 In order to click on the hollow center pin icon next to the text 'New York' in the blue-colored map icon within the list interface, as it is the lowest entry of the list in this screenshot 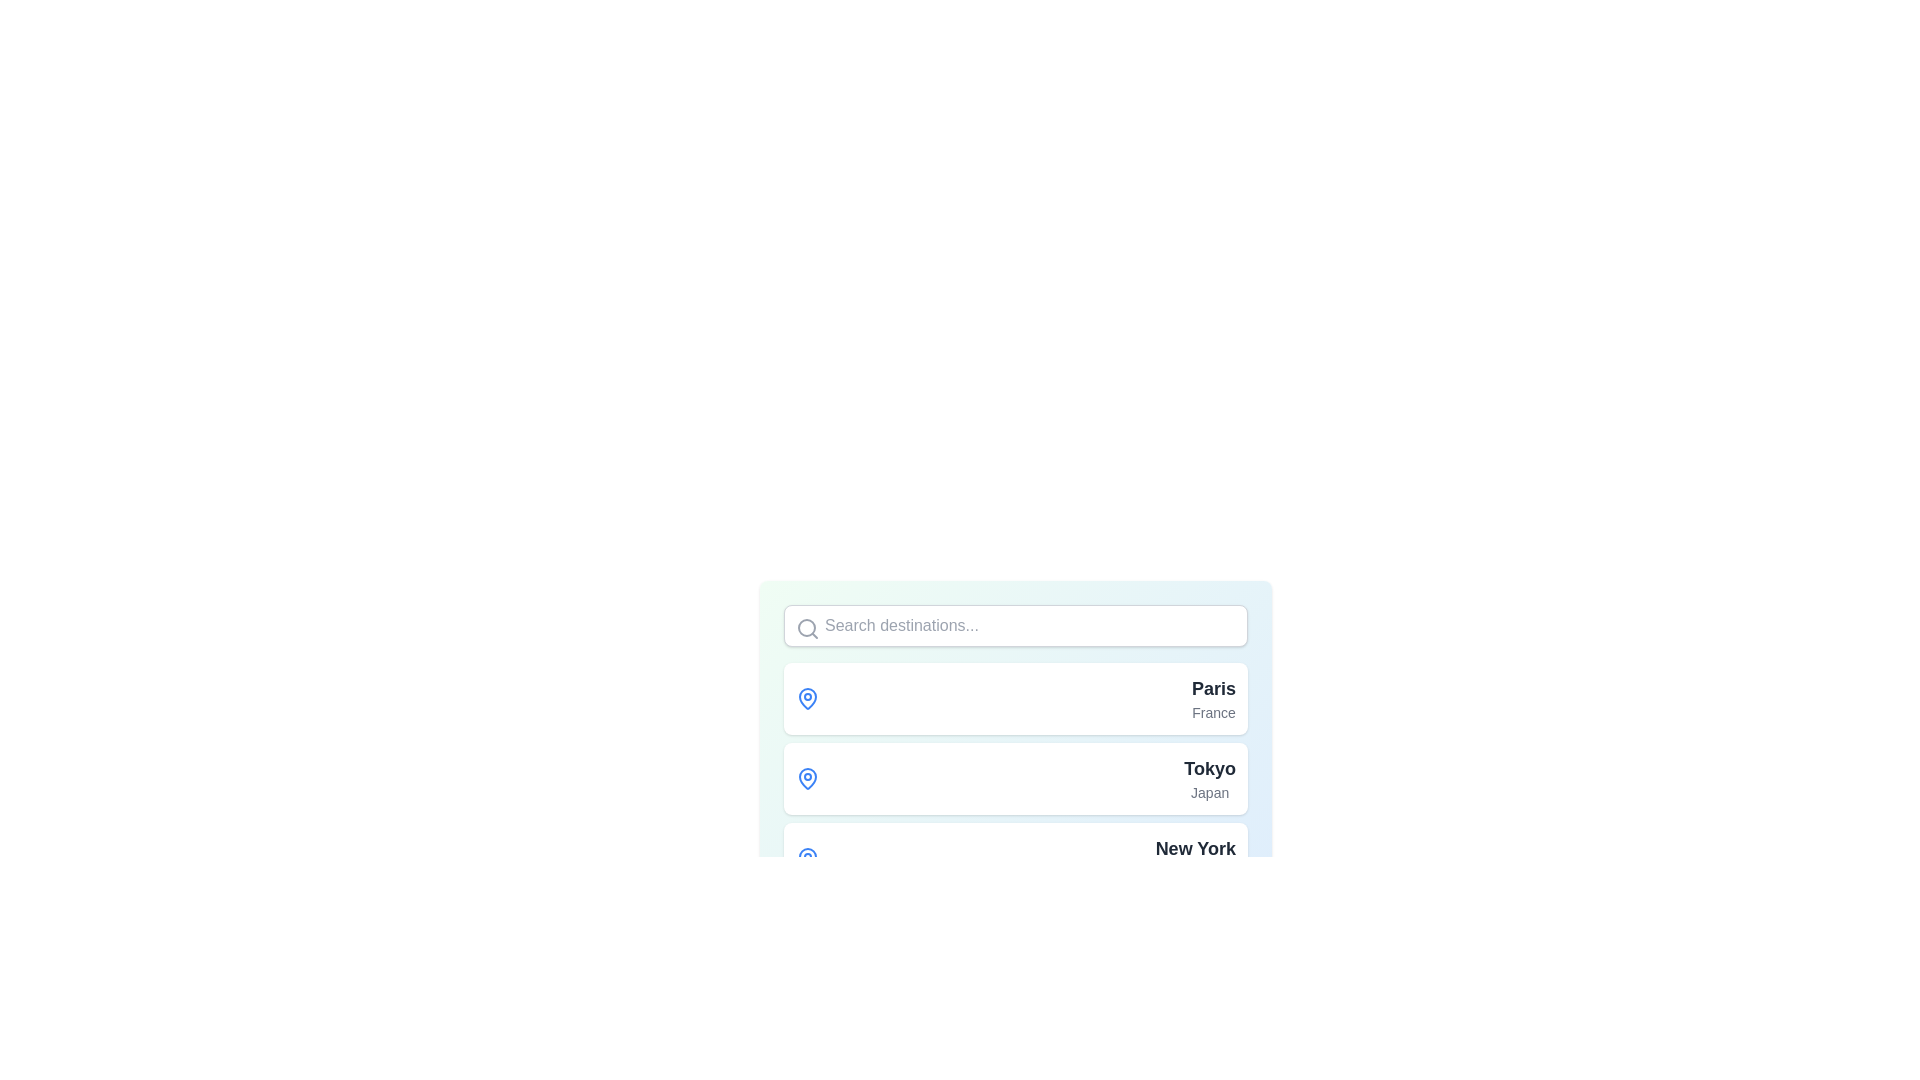, I will do `click(807, 856)`.